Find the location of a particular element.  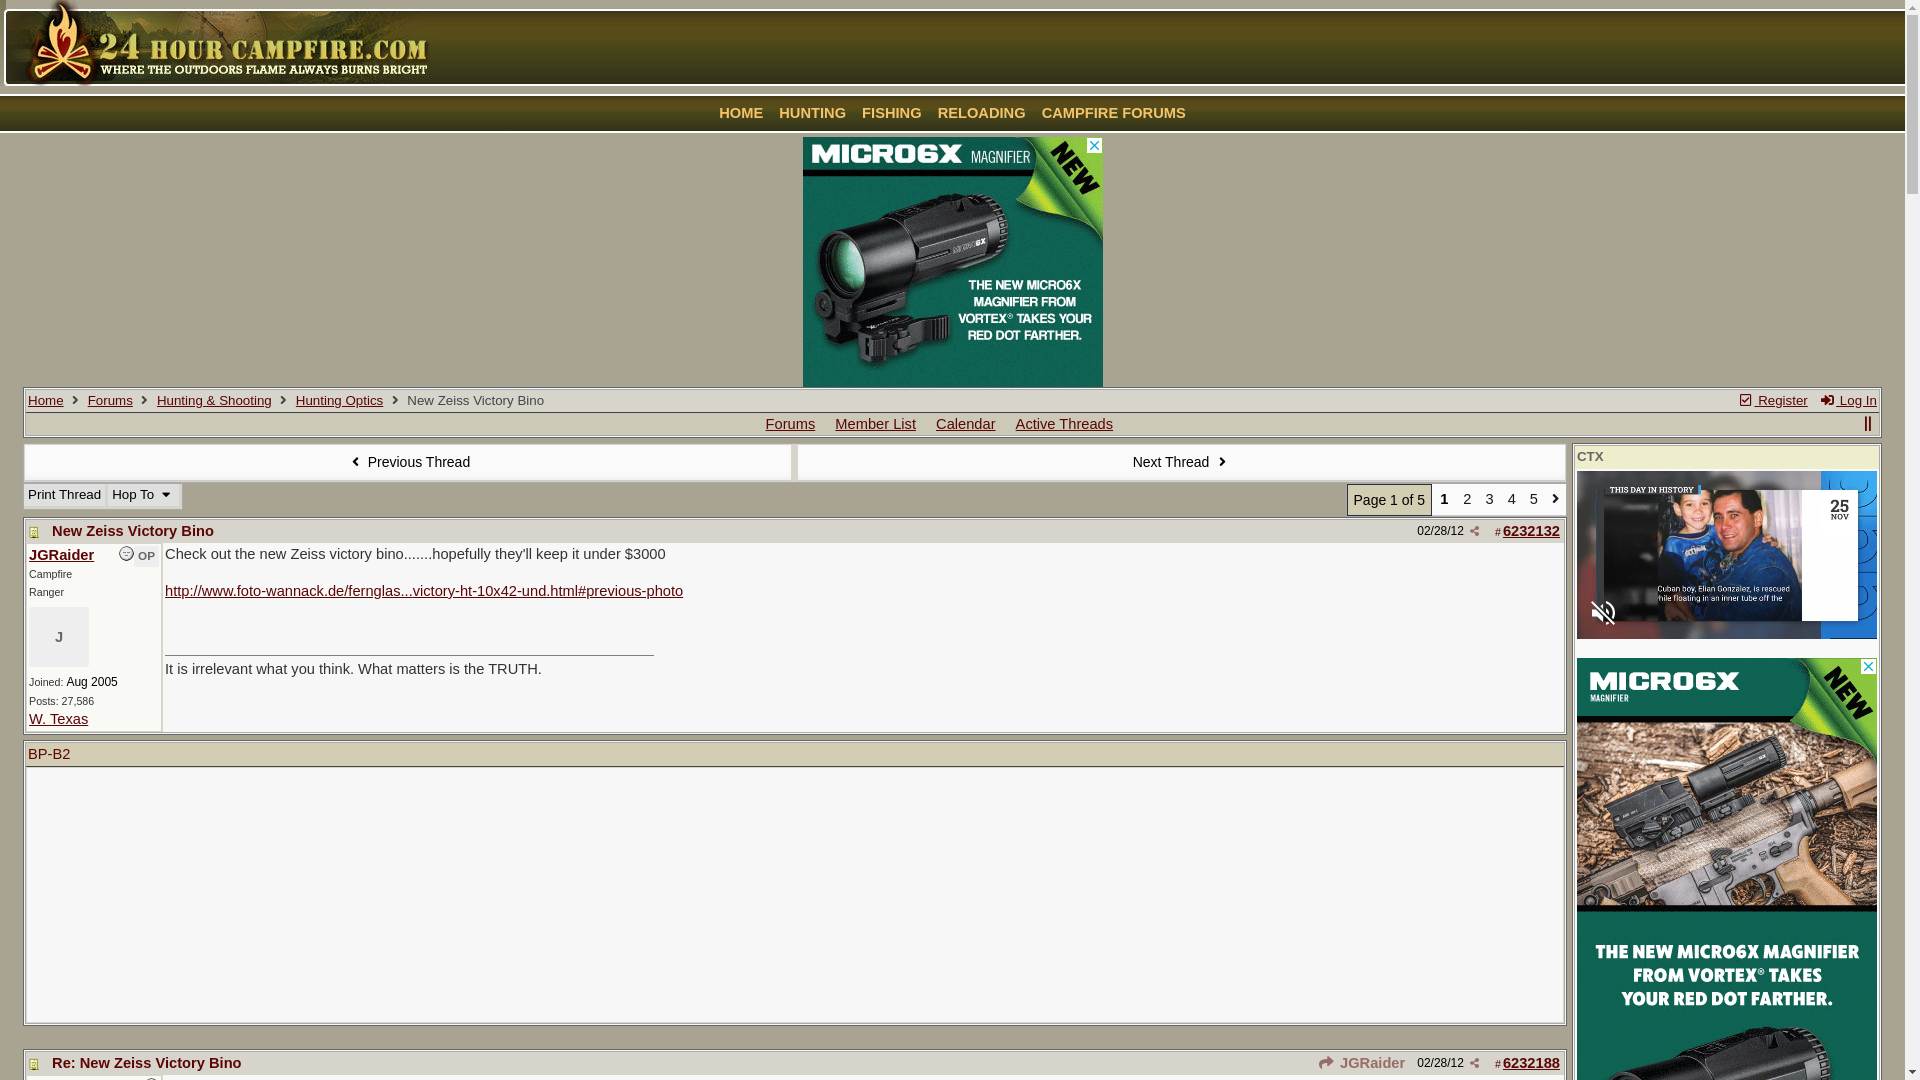

'HUNTING' is located at coordinates (771, 112).